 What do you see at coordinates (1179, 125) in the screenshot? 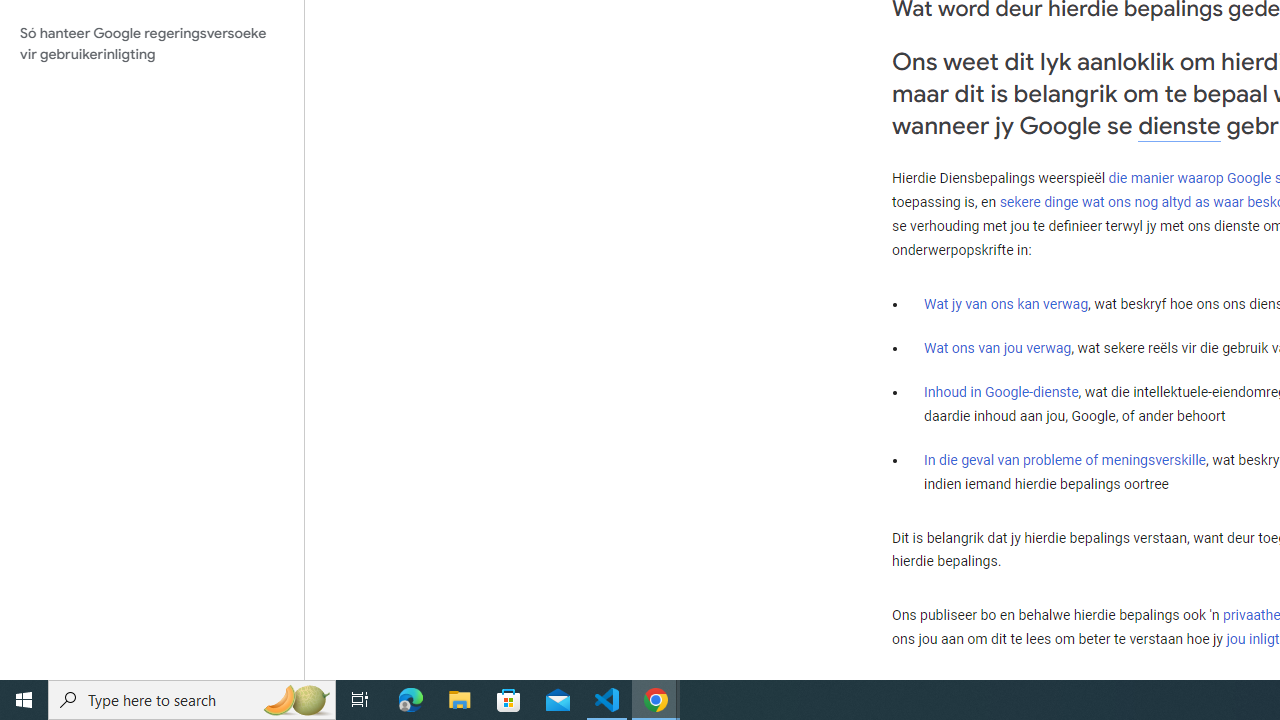
I see `'dienste'` at bounding box center [1179, 125].